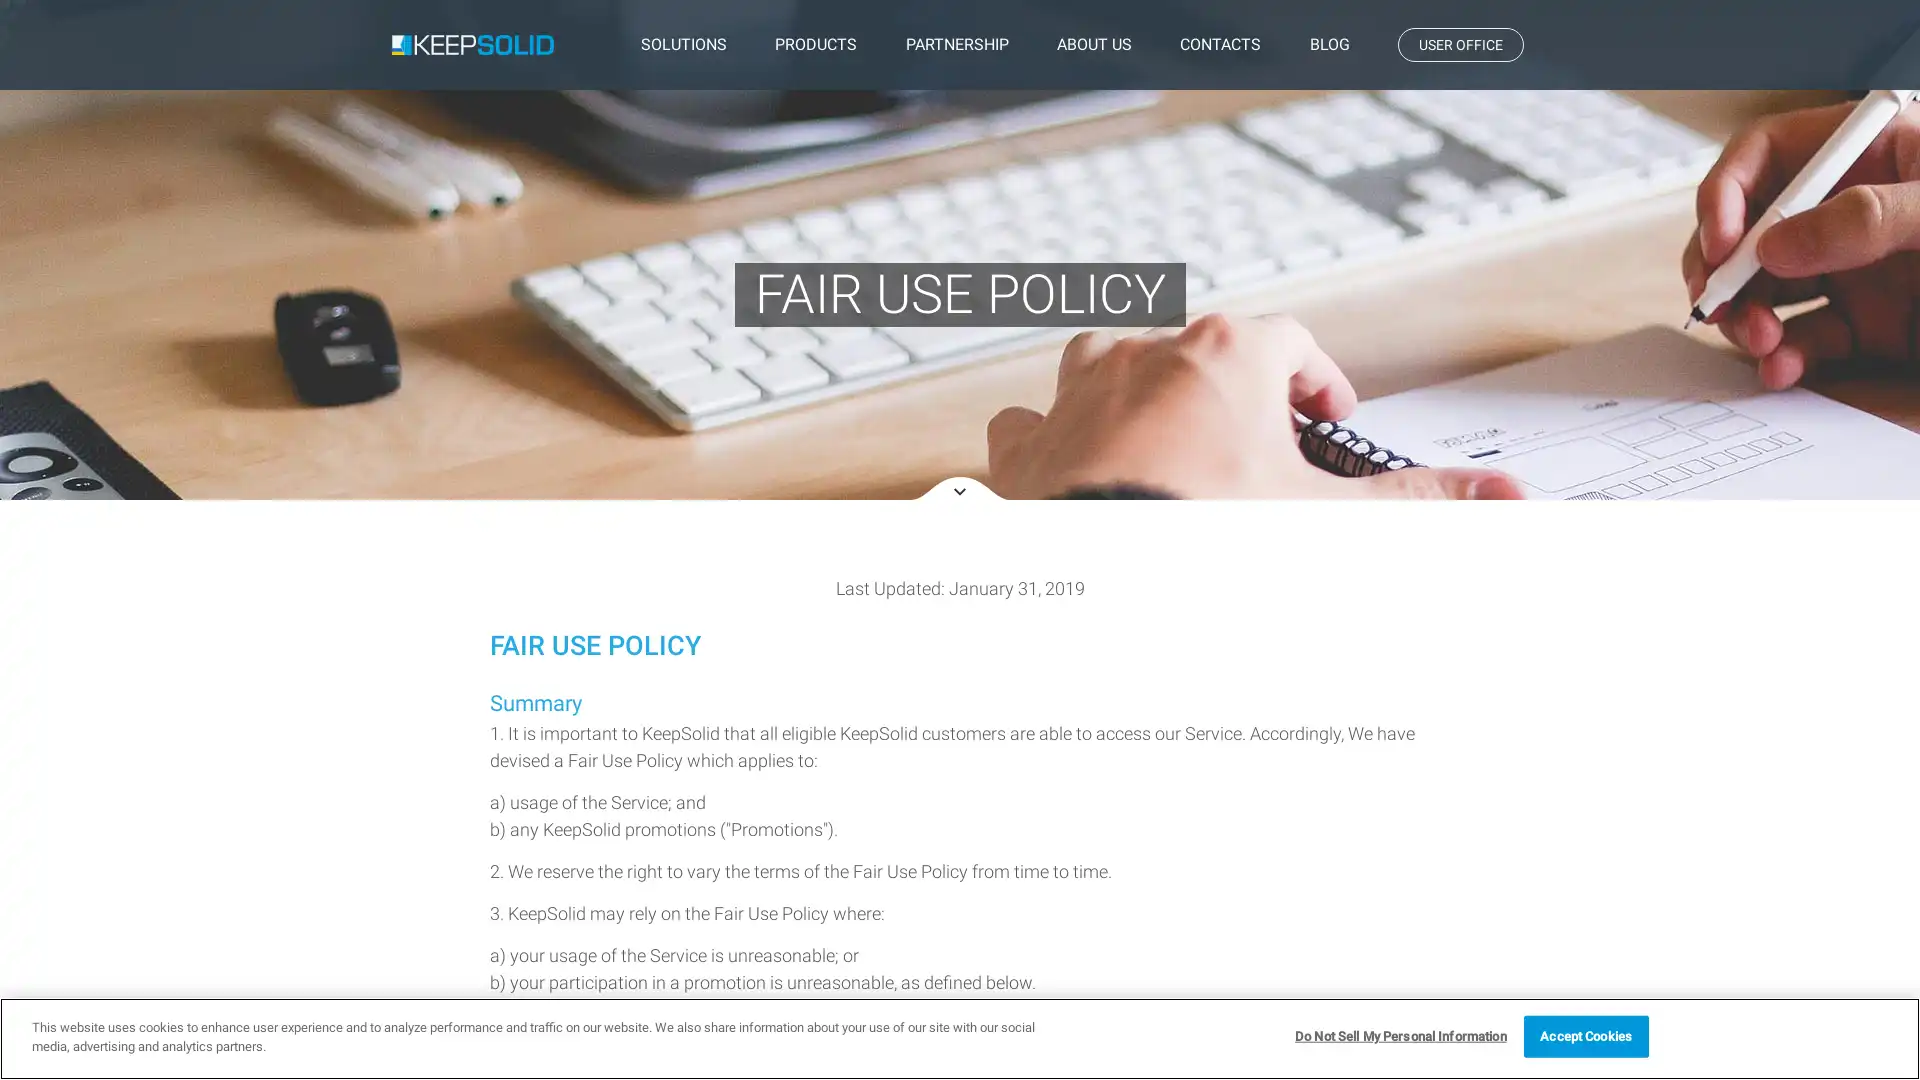 This screenshot has width=1920, height=1080. I want to click on Do Not Sell My Personal Information, so click(1399, 1035).